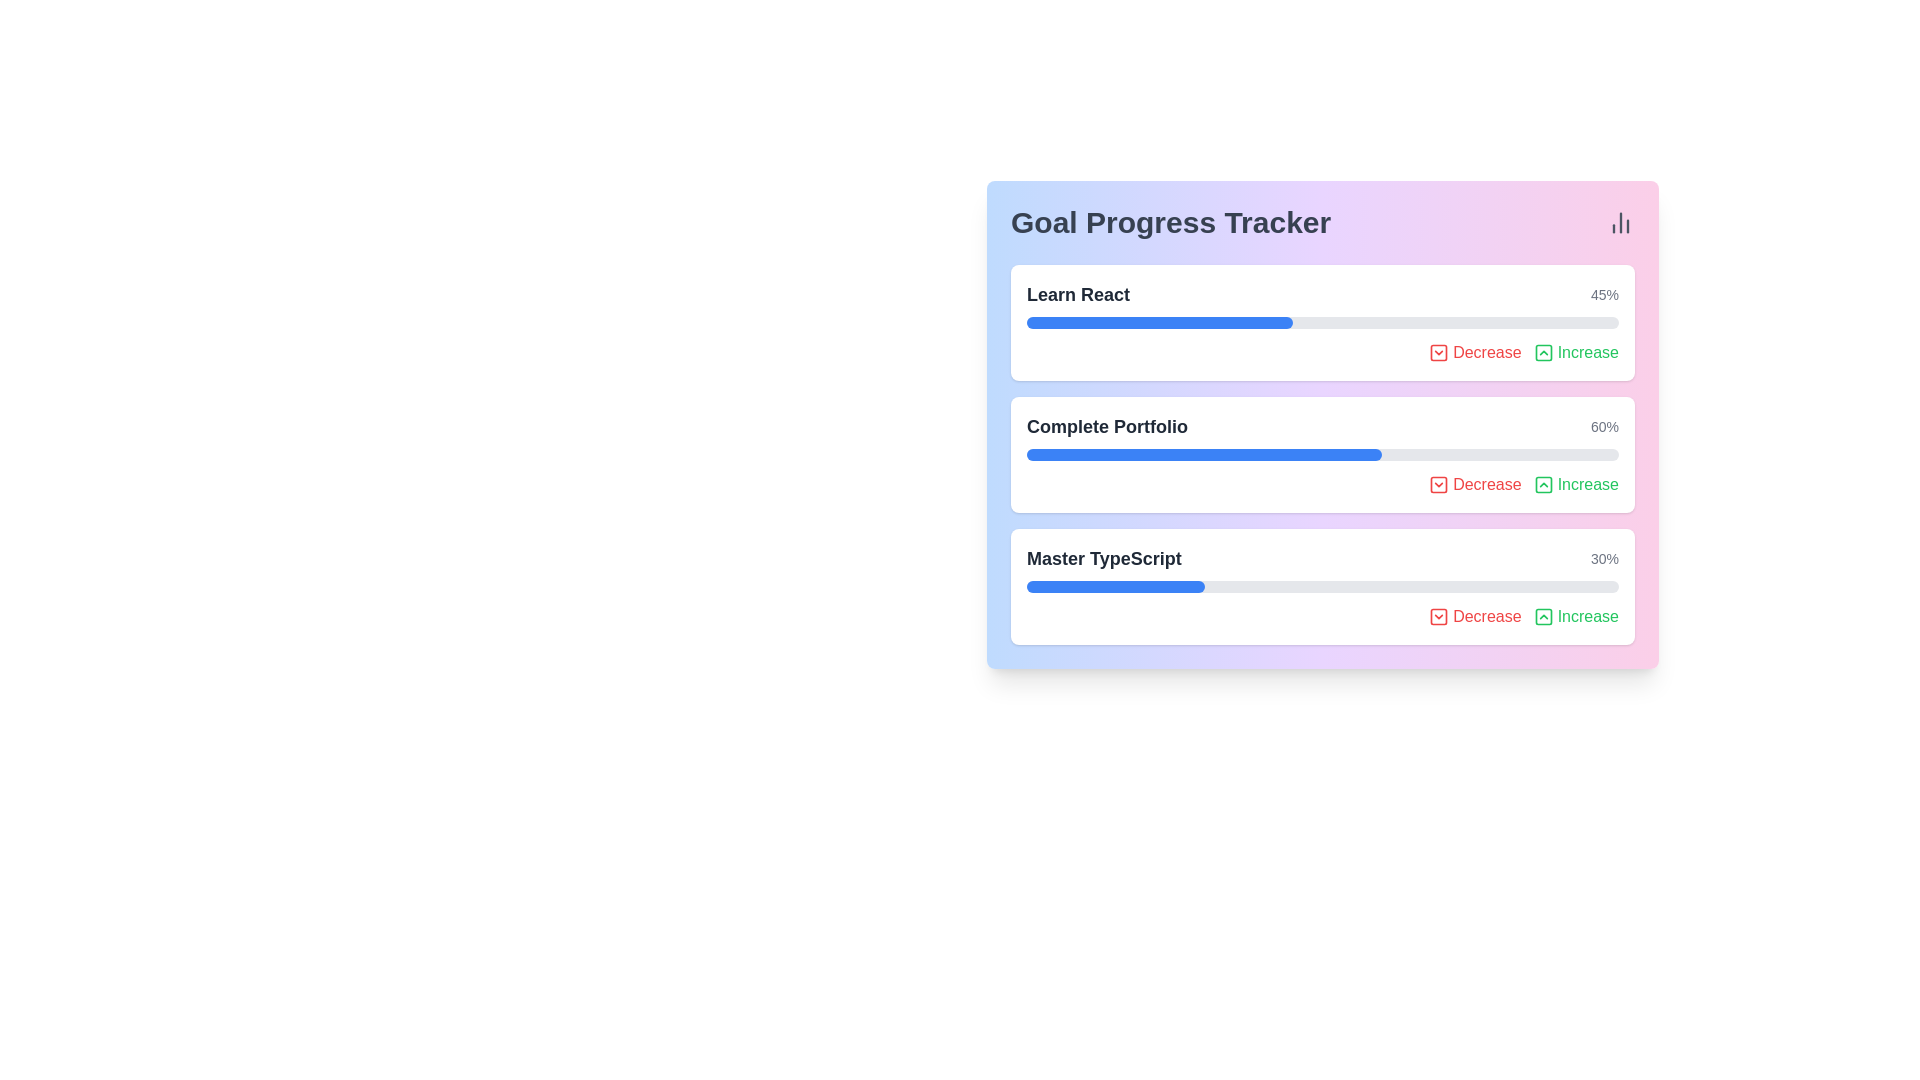  What do you see at coordinates (1542, 485) in the screenshot?
I see `the square decorative icon located in the upper-right corner of the 'Goal Progress Tracker', which serves as a background for the chevron icon` at bounding box center [1542, 485].